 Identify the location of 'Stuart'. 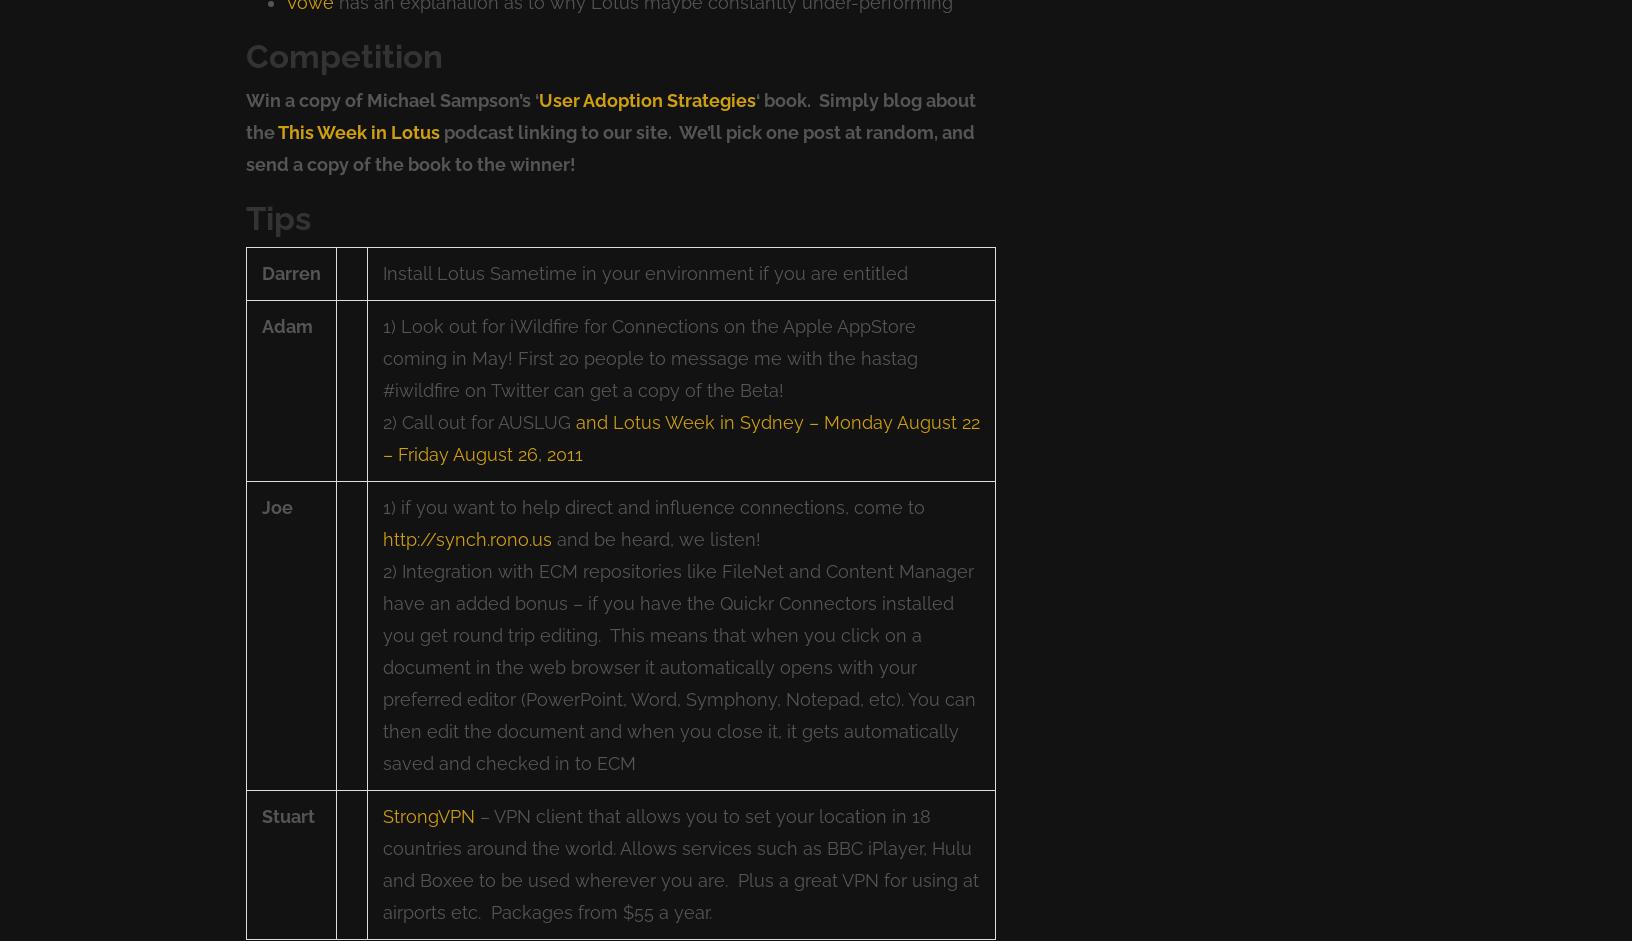
(287, 815).